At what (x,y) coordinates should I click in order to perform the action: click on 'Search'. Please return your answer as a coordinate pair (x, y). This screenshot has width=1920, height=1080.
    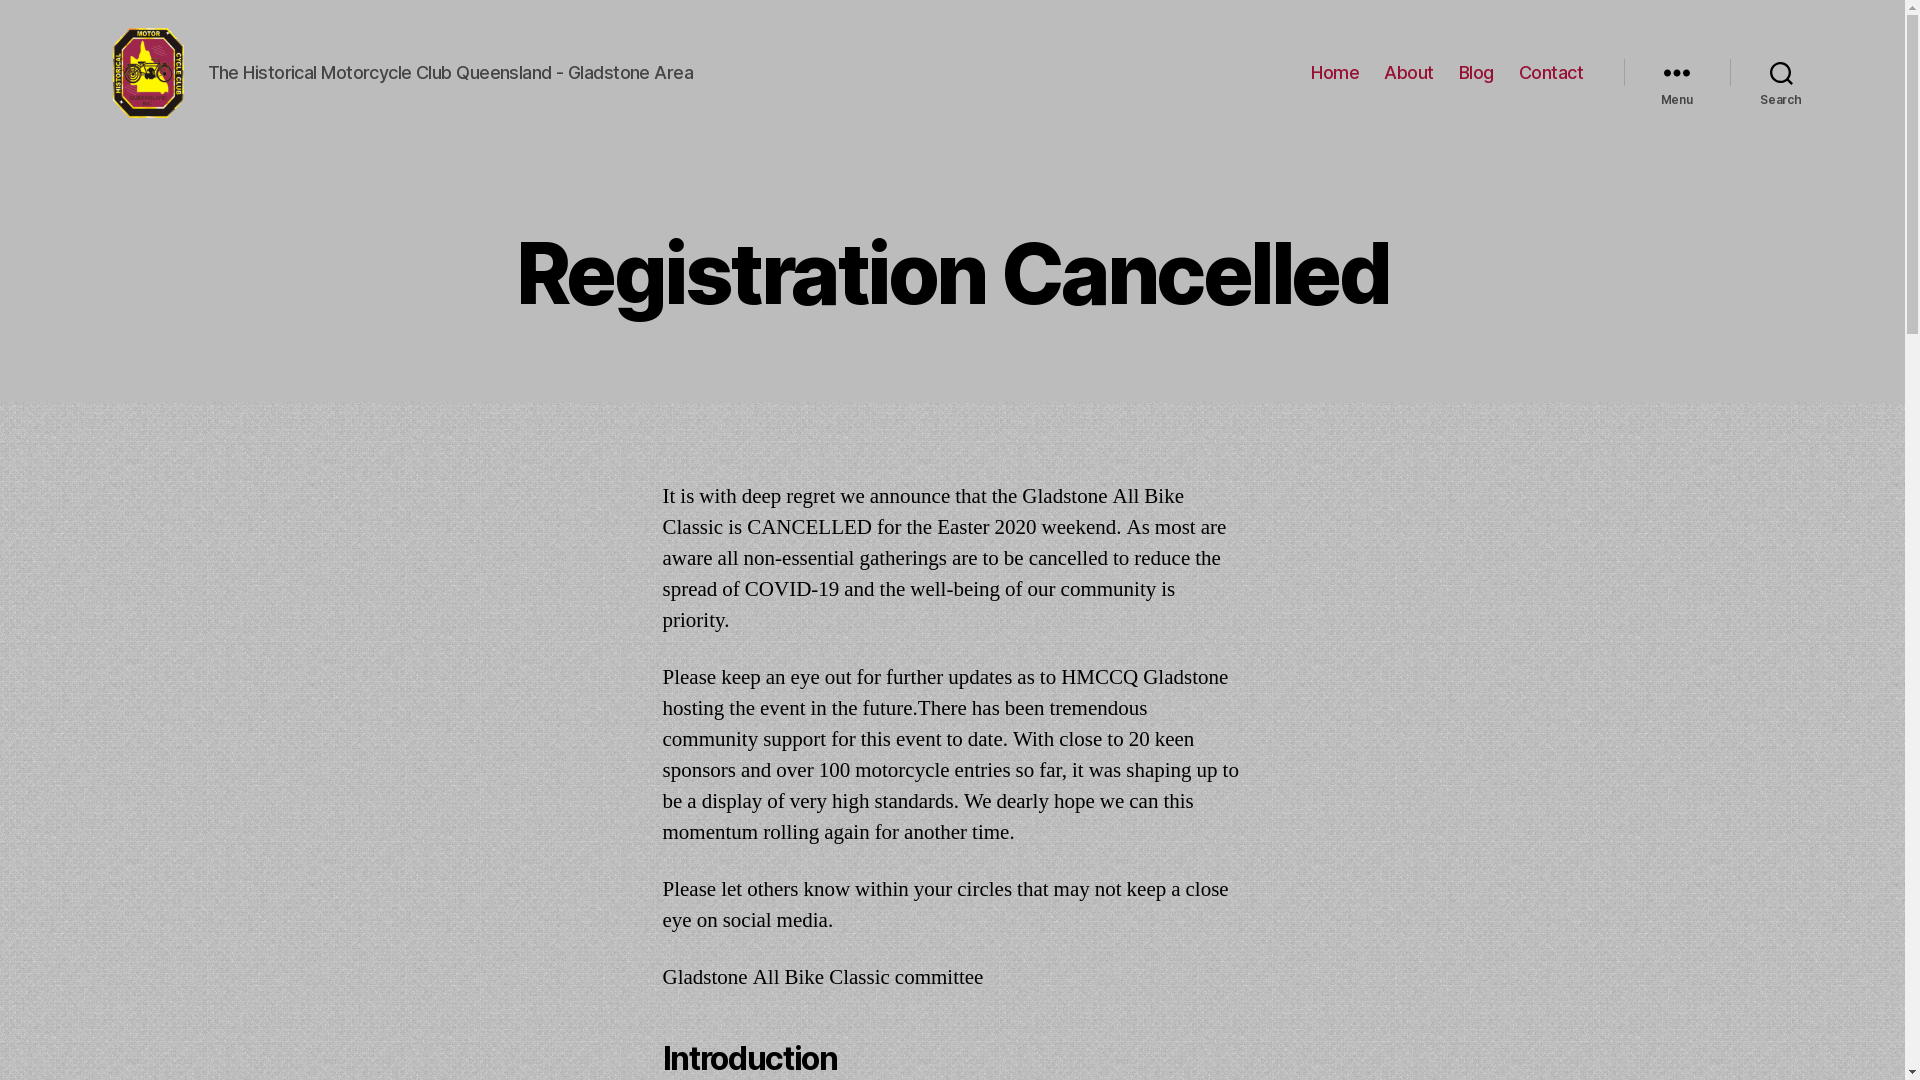
    Looking at the image, I should click on (1781, 72).